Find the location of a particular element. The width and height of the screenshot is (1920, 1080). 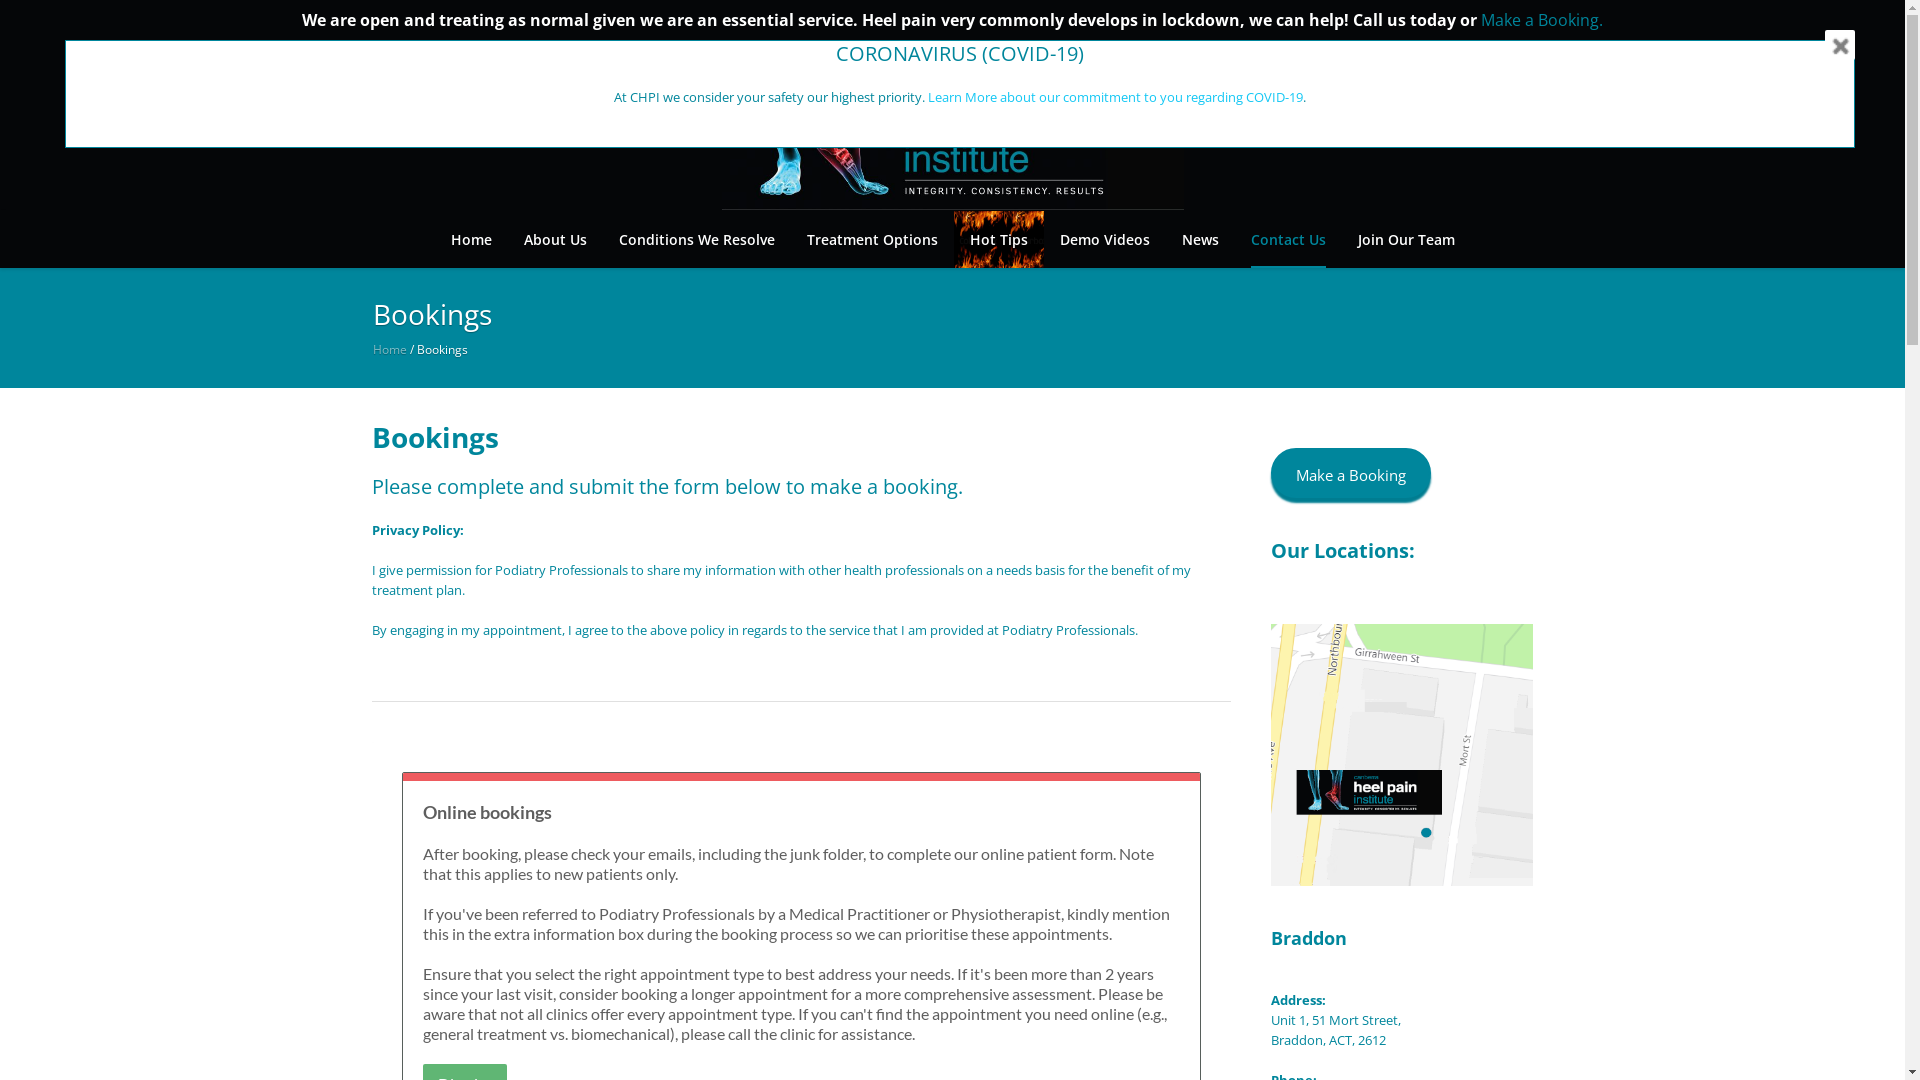

'Hot Tips' is located at coordinates (998, 238).